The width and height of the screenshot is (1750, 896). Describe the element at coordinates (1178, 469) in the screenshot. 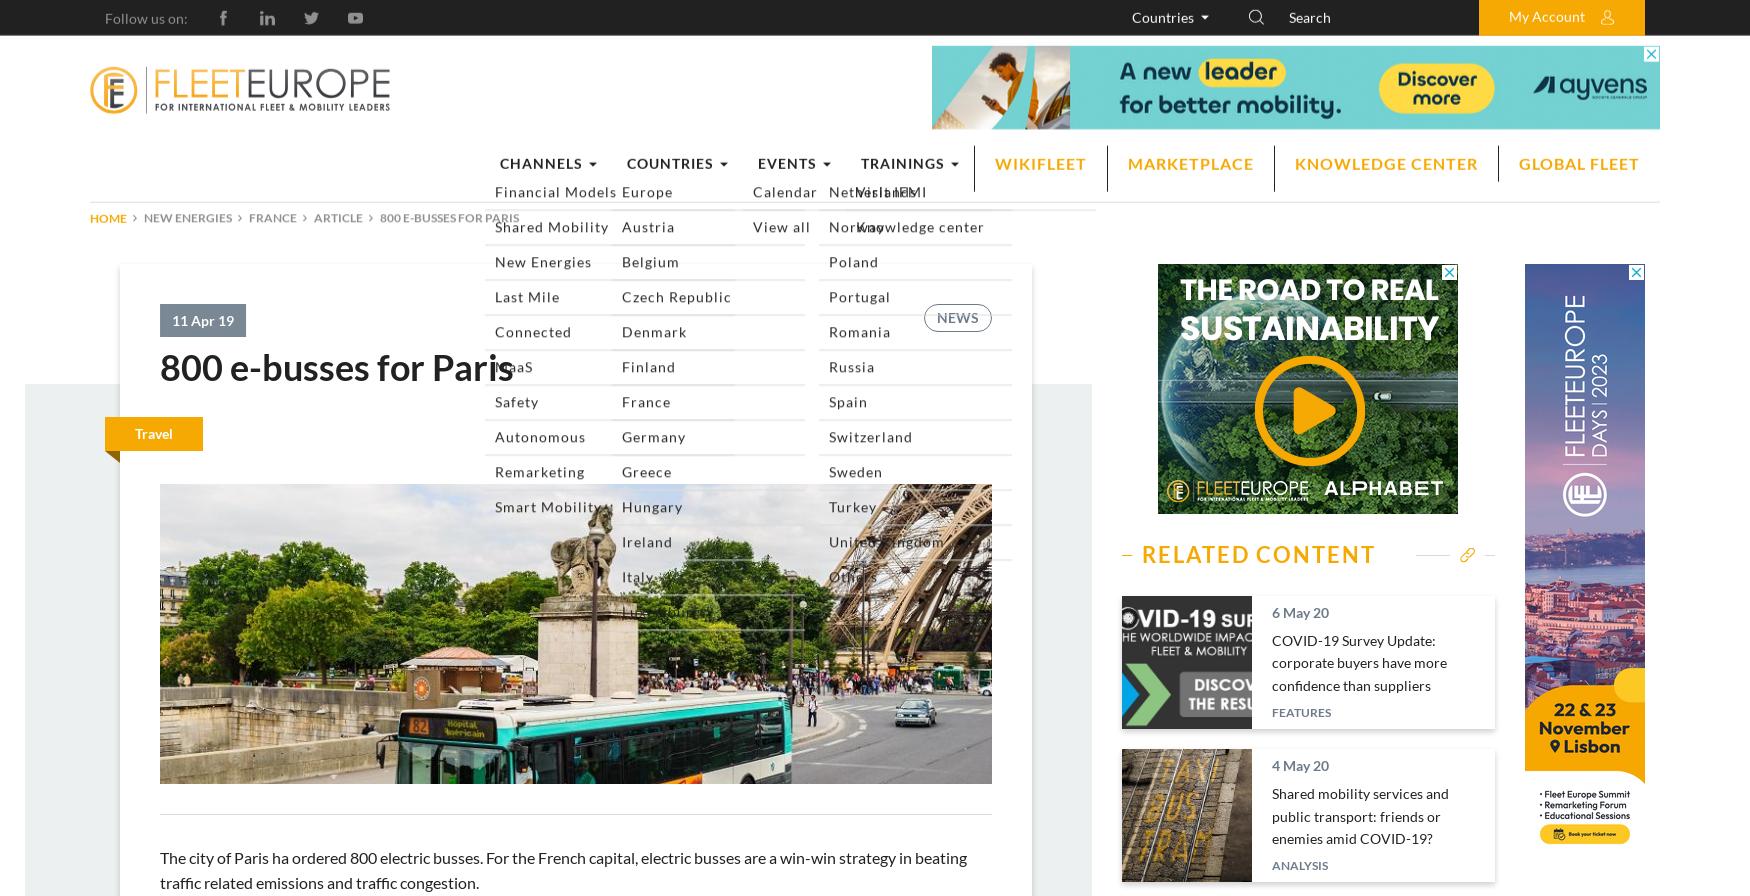

I see `'Romania'` at that location.